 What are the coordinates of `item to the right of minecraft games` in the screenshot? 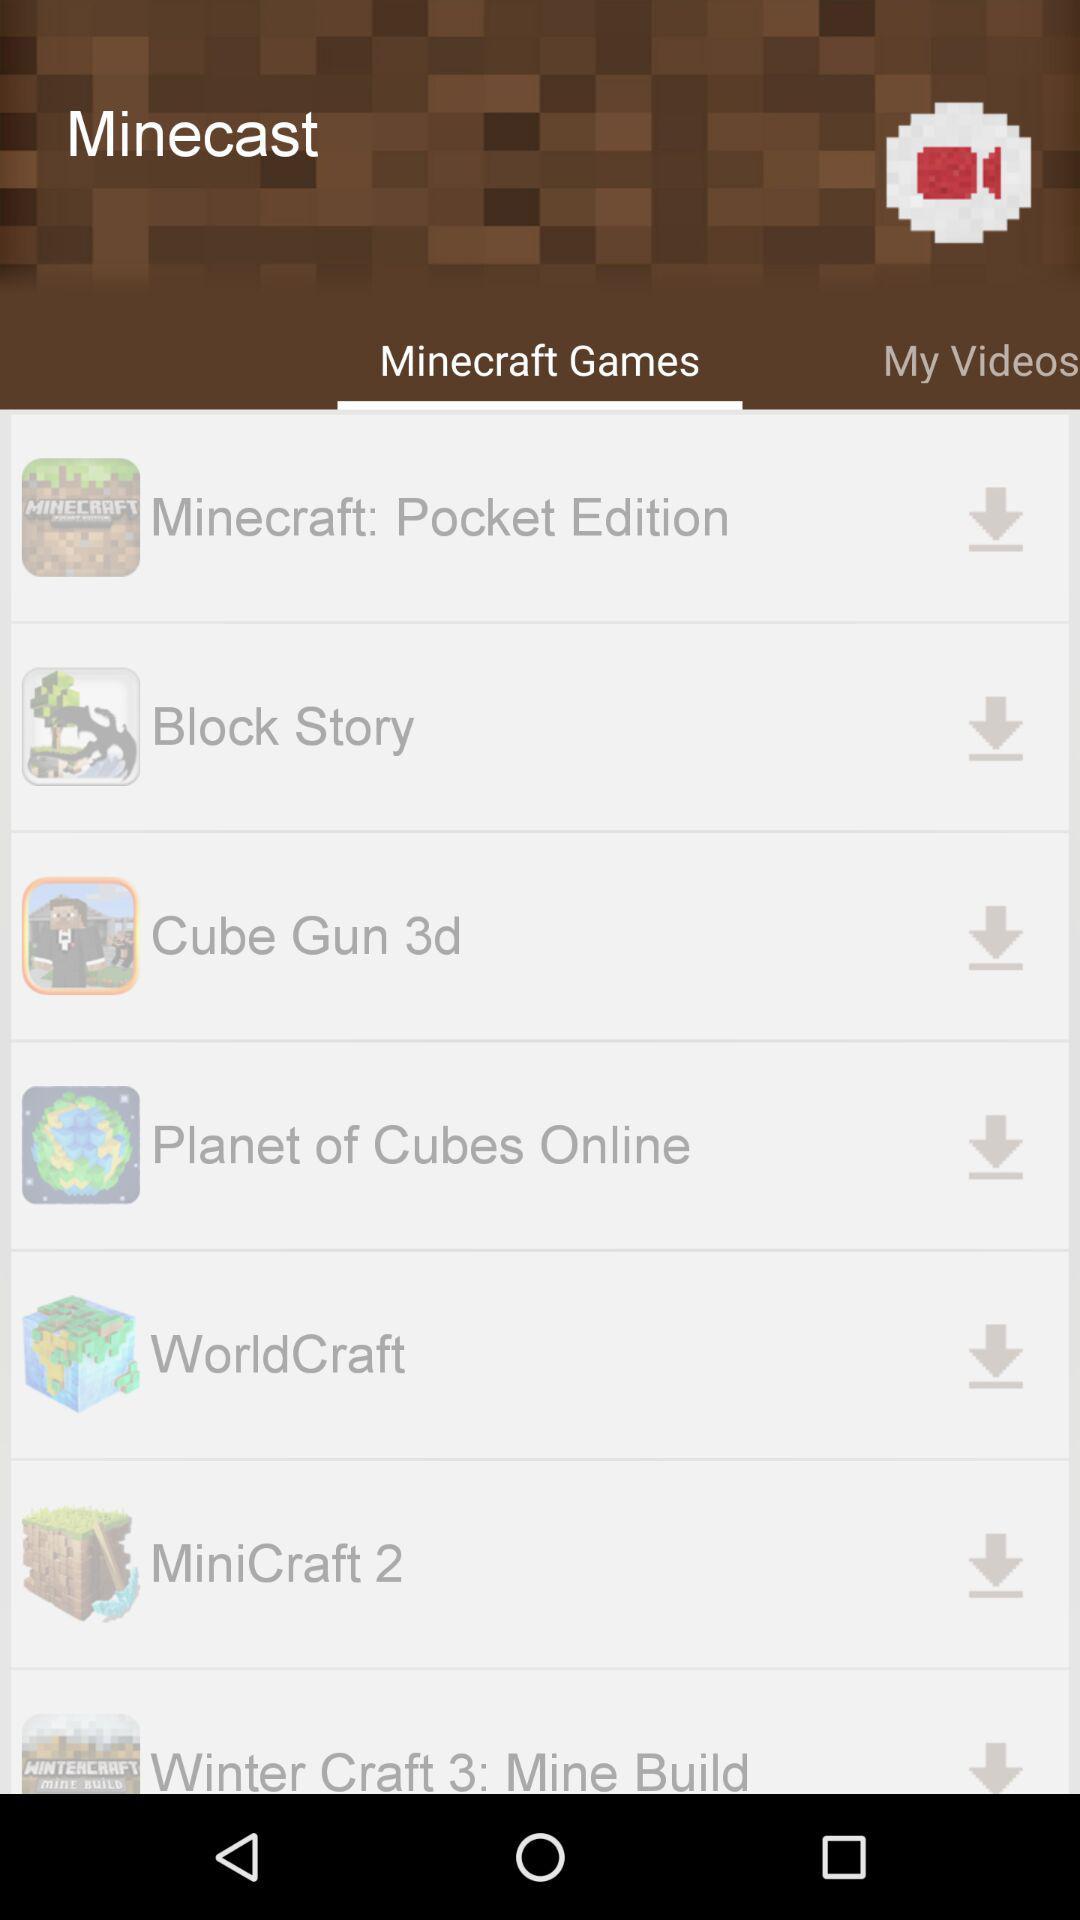 It's located at (980, 356).